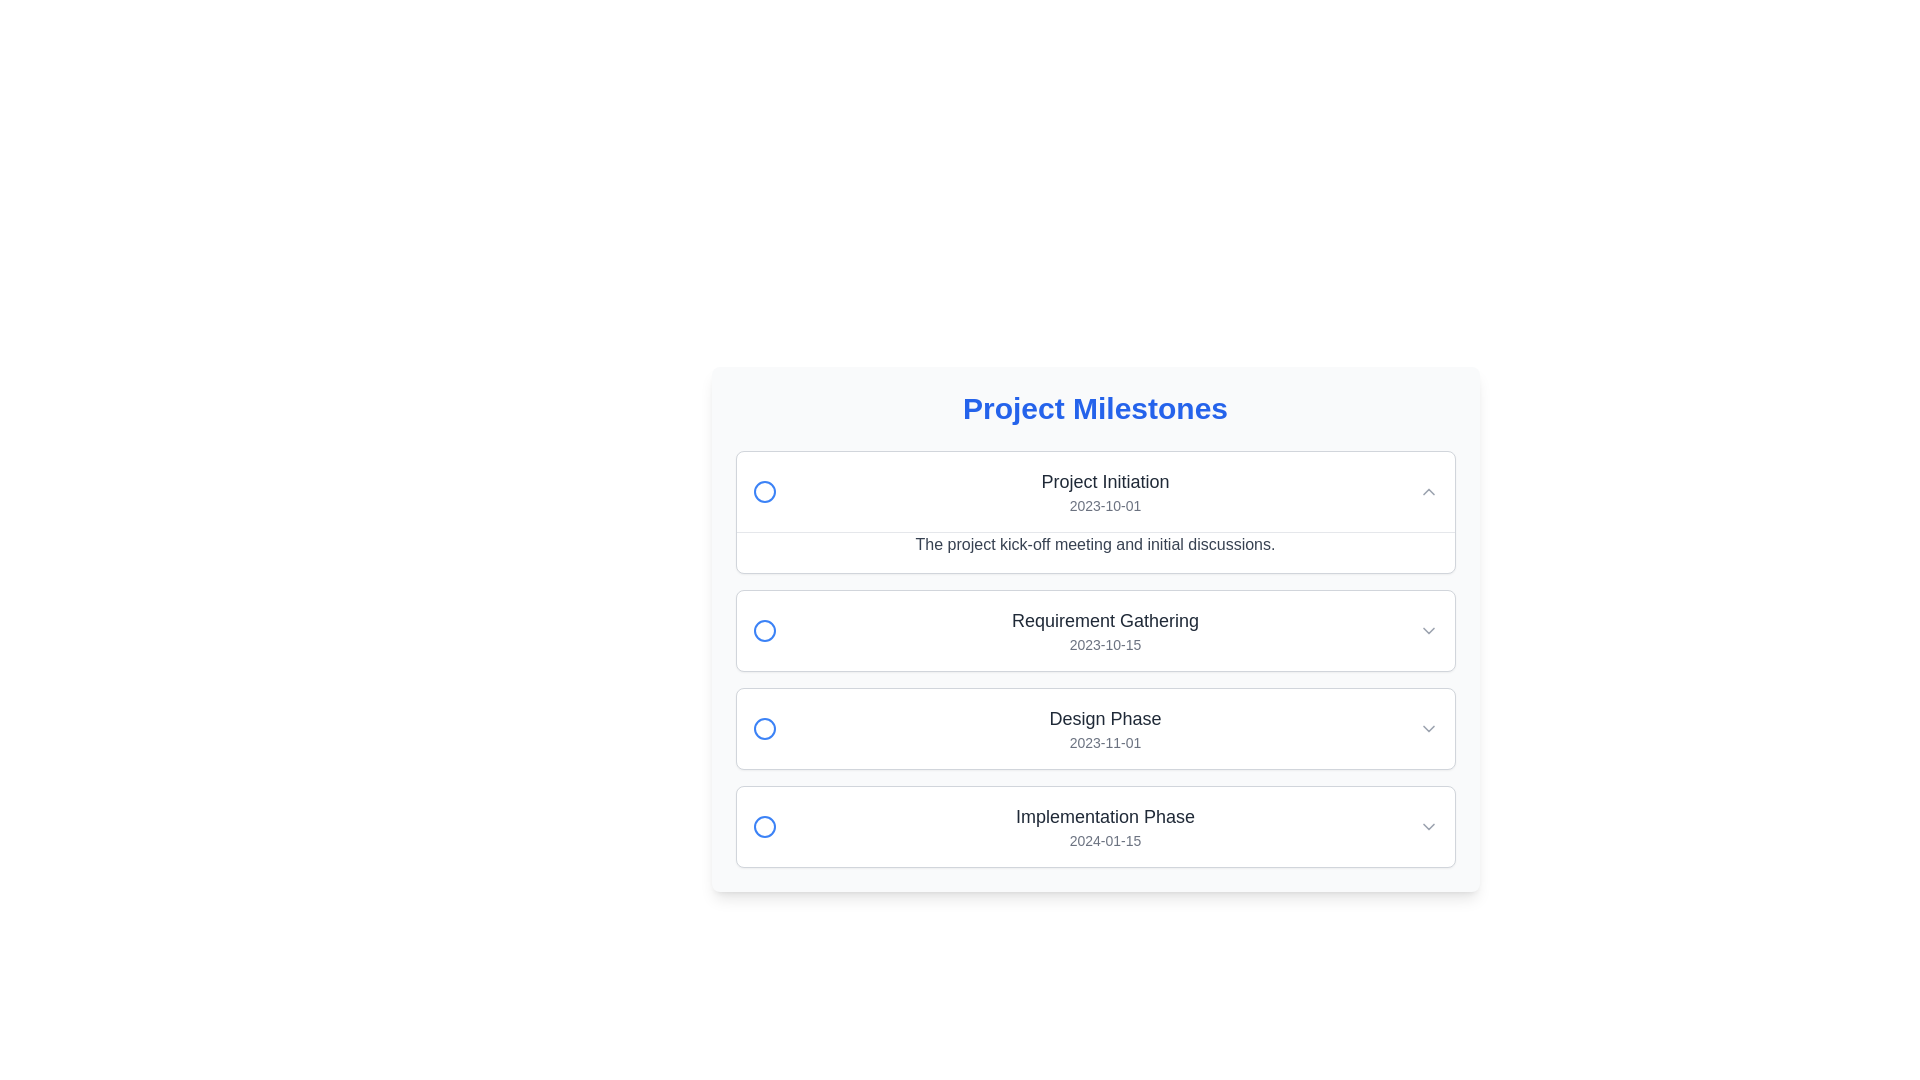 The width and height of the screenshot is (1920, 1080). I want to click on text information displayed in the header and date of the project milestone located in the first item of the 'Project Milestones' list, positioned centrally above the project kickoff subtitle, so click(1104, 492).